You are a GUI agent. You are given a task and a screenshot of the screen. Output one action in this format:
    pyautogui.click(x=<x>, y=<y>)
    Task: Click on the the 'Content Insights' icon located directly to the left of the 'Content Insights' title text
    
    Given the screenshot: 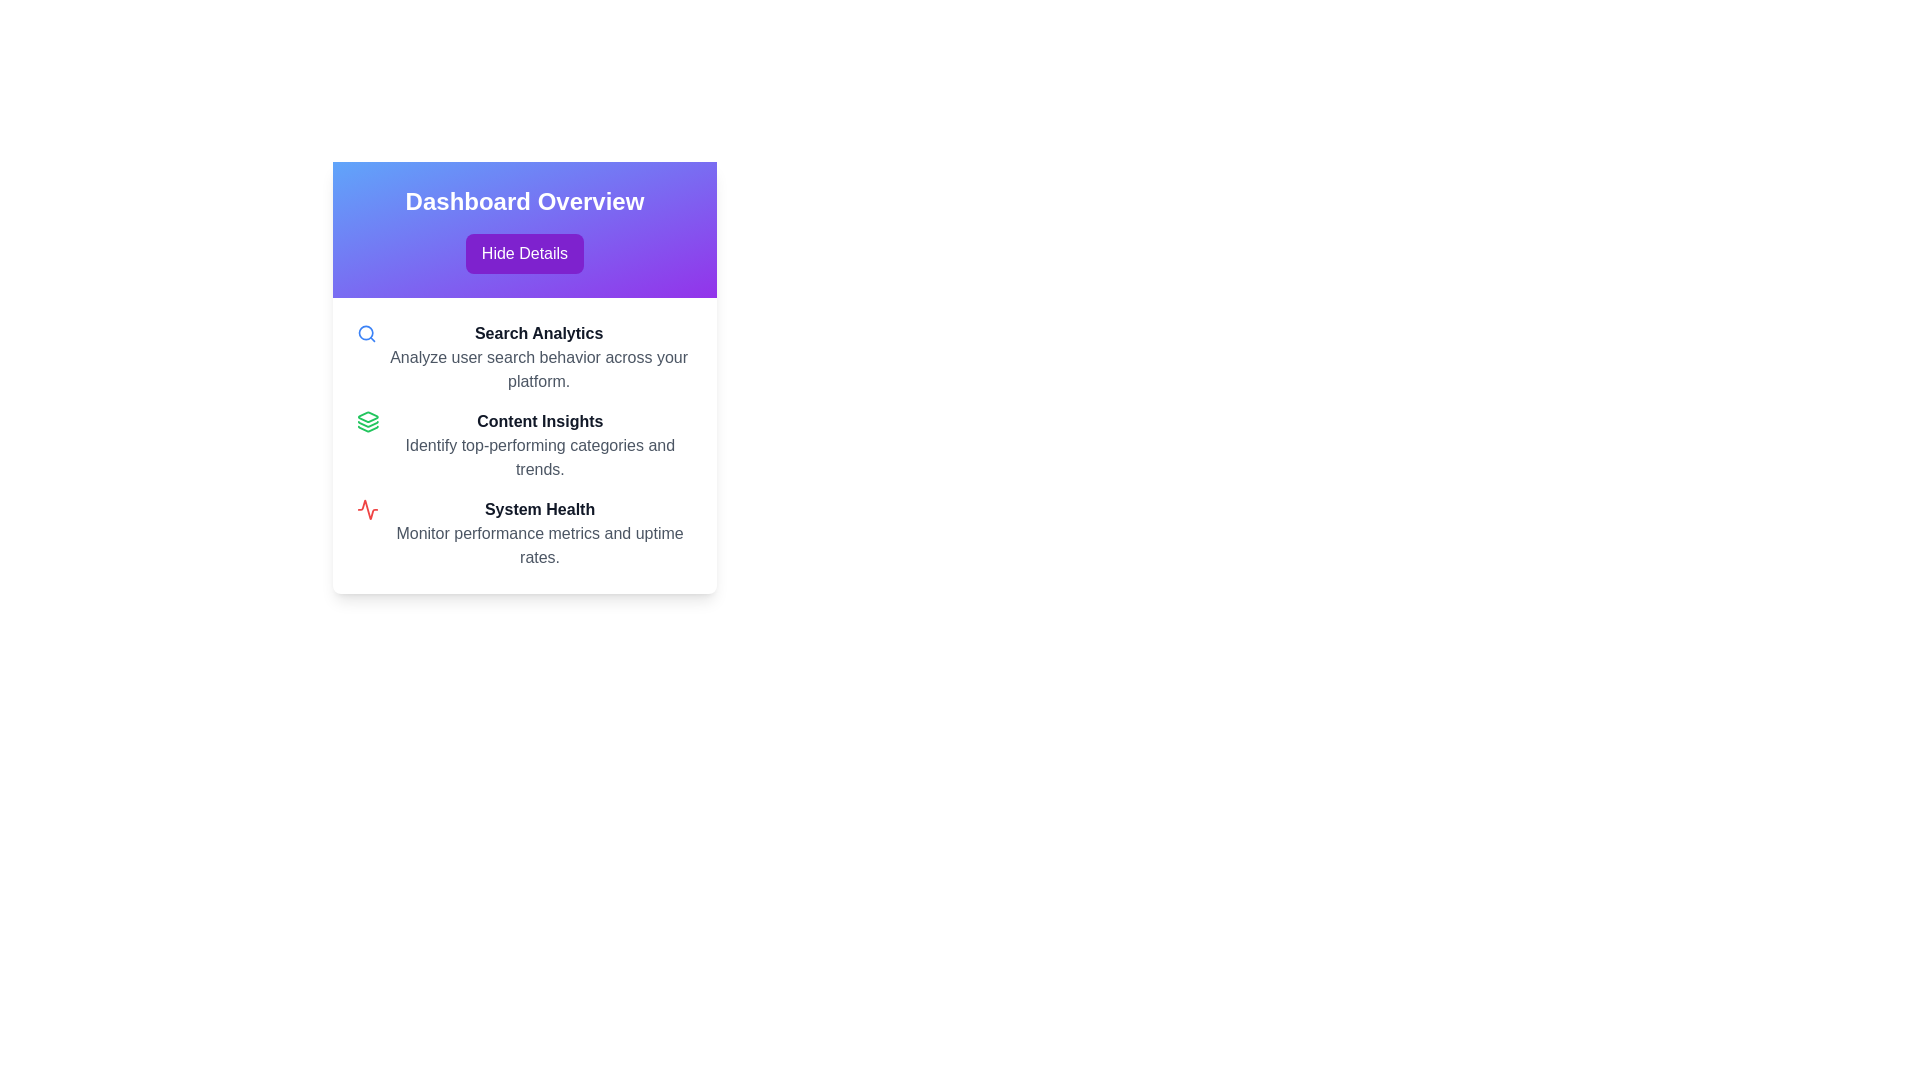 What is the action you would take?
    pyautogui.click(x=368, y=420)
    